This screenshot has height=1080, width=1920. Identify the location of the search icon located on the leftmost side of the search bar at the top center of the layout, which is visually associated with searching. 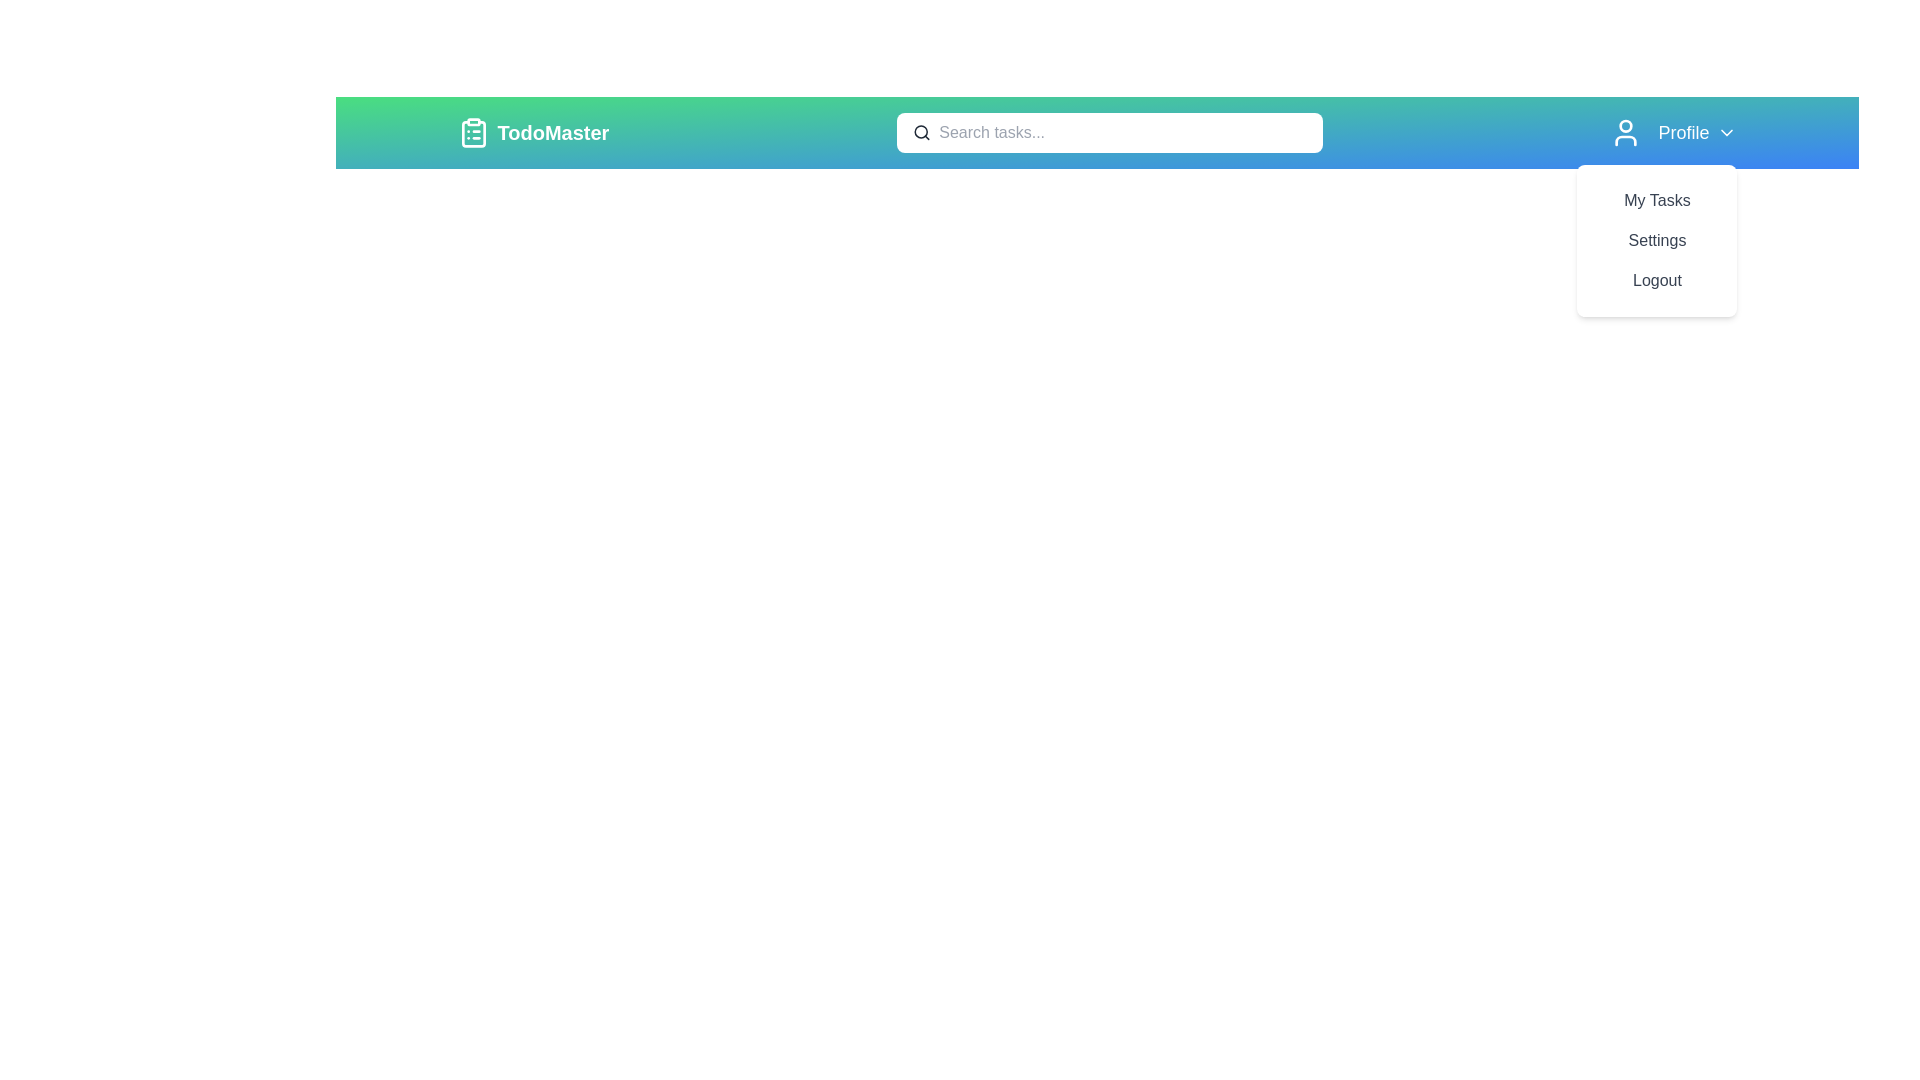
(920, 132).